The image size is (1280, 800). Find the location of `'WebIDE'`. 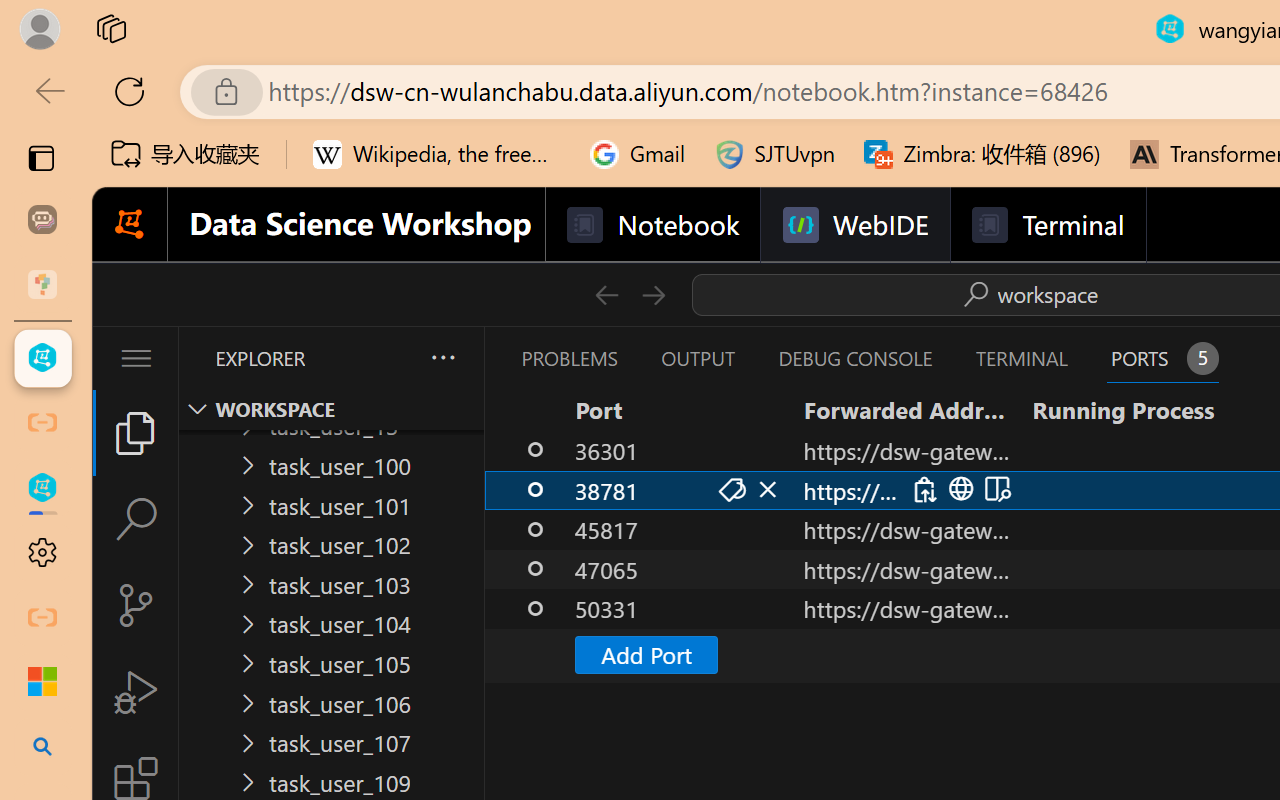

'WebIDE' is located at coordinates (855, 225).